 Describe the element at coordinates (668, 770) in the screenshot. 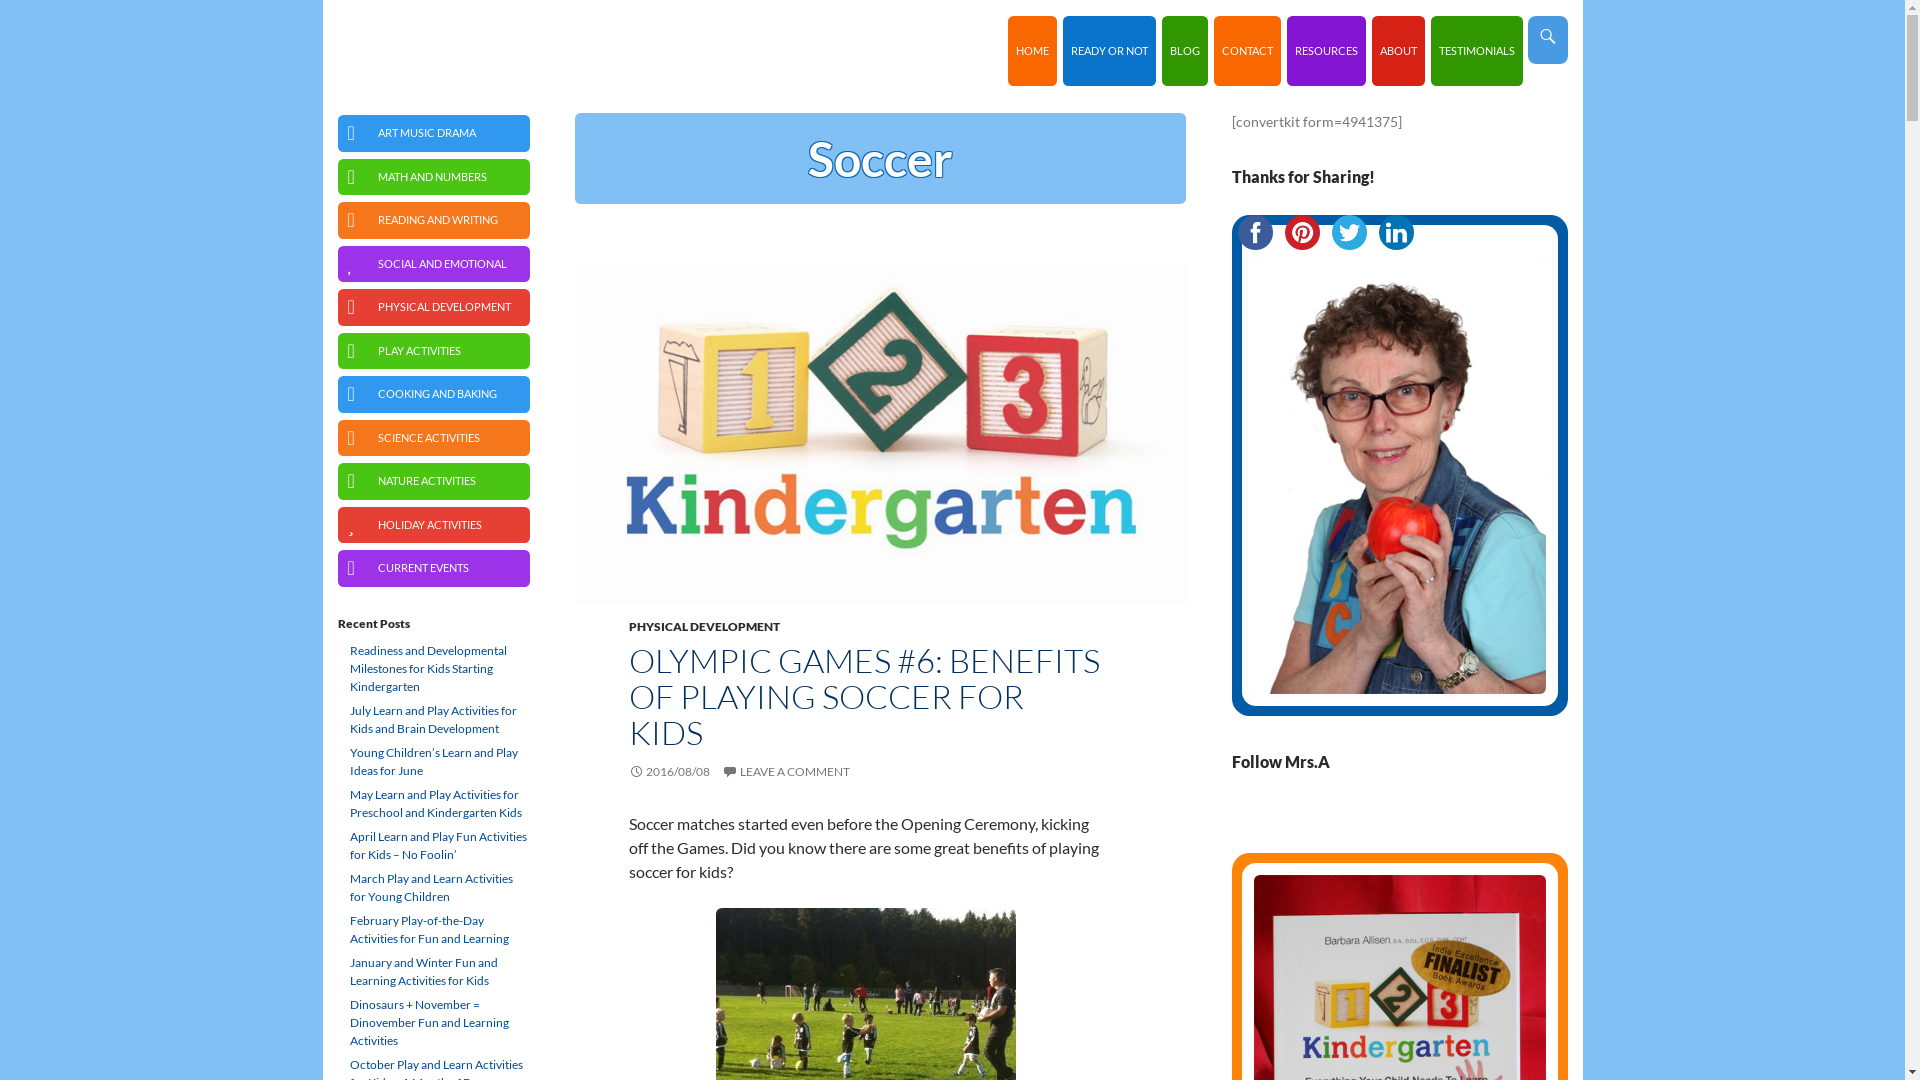

I see `'2016/08/08'` at that location.